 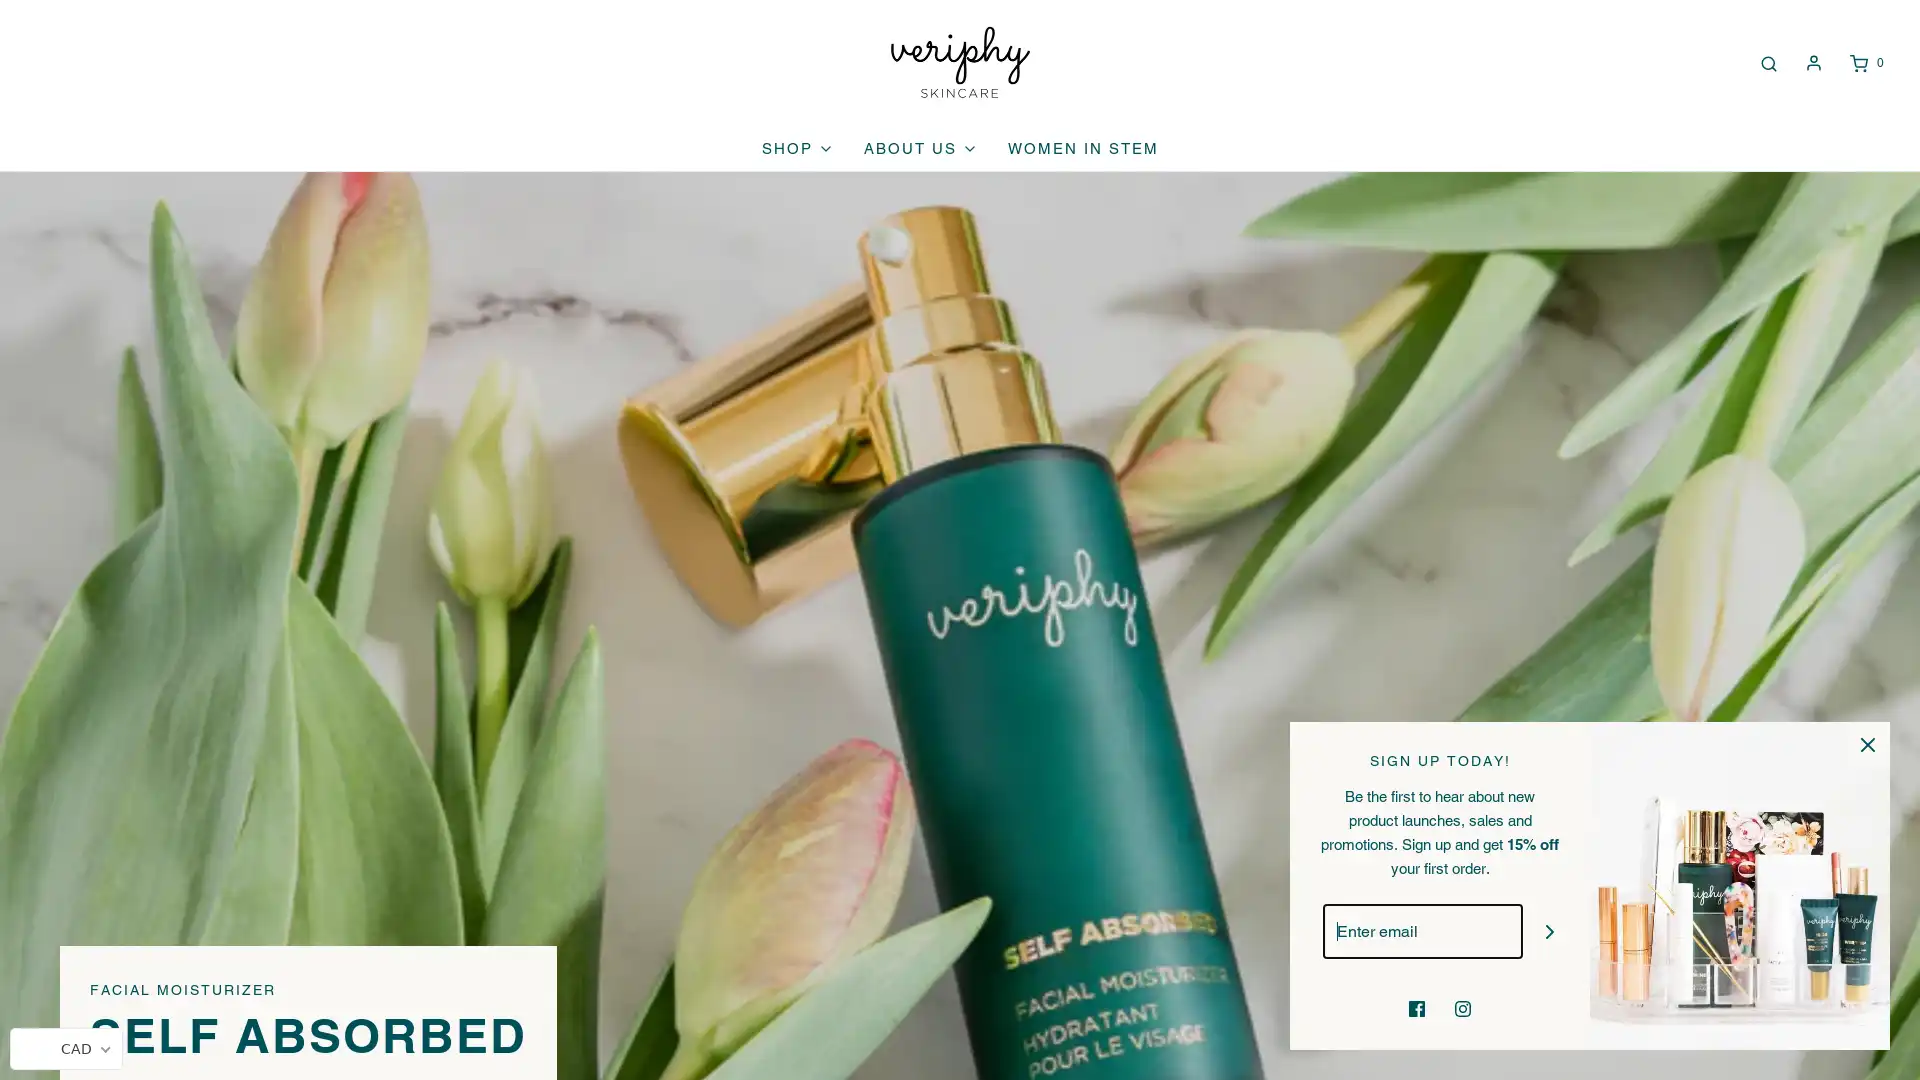 What do you see at coordinates (1767, 61) in the screenshot?
I see `Open search bar` at bounding box center [1767, 61].